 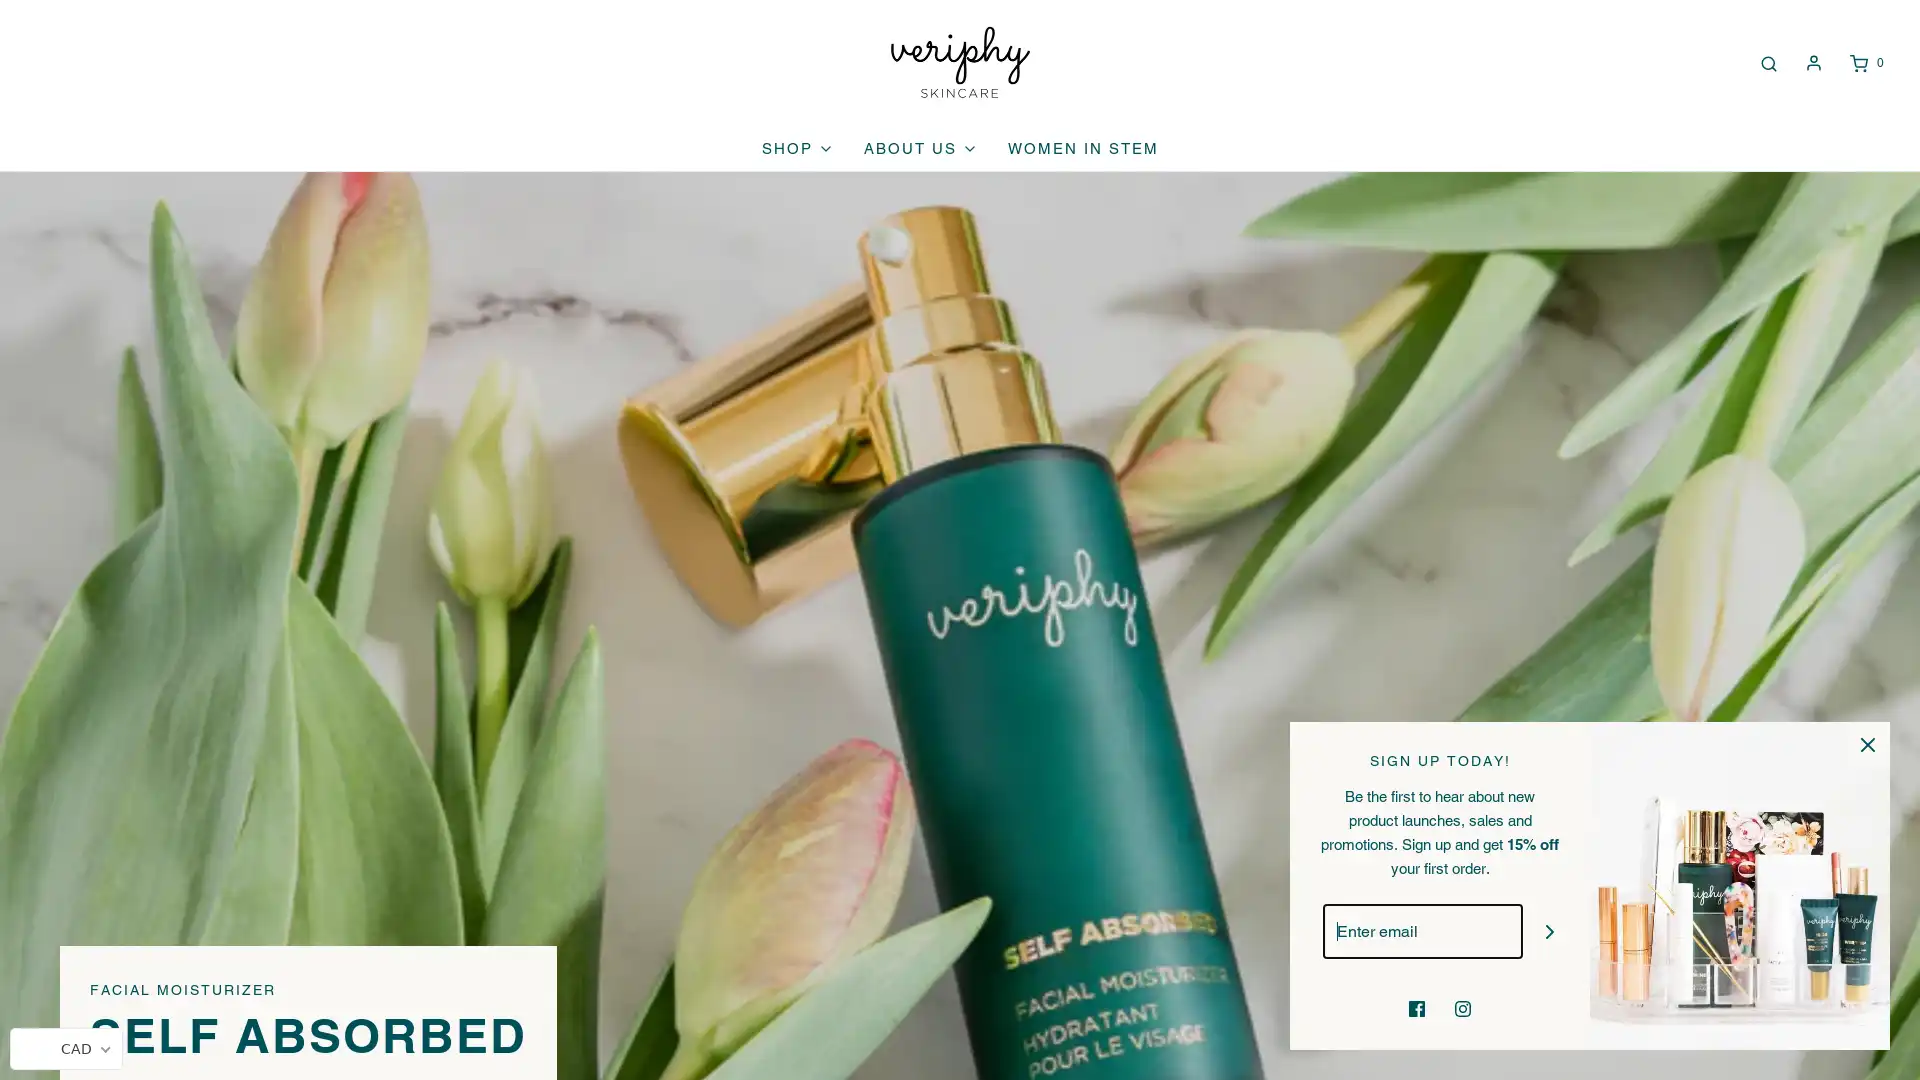 What do you see at coordinates (1767, 61) in the screenshot?
I see `Open search bar` at bounding box center [1767, 61].